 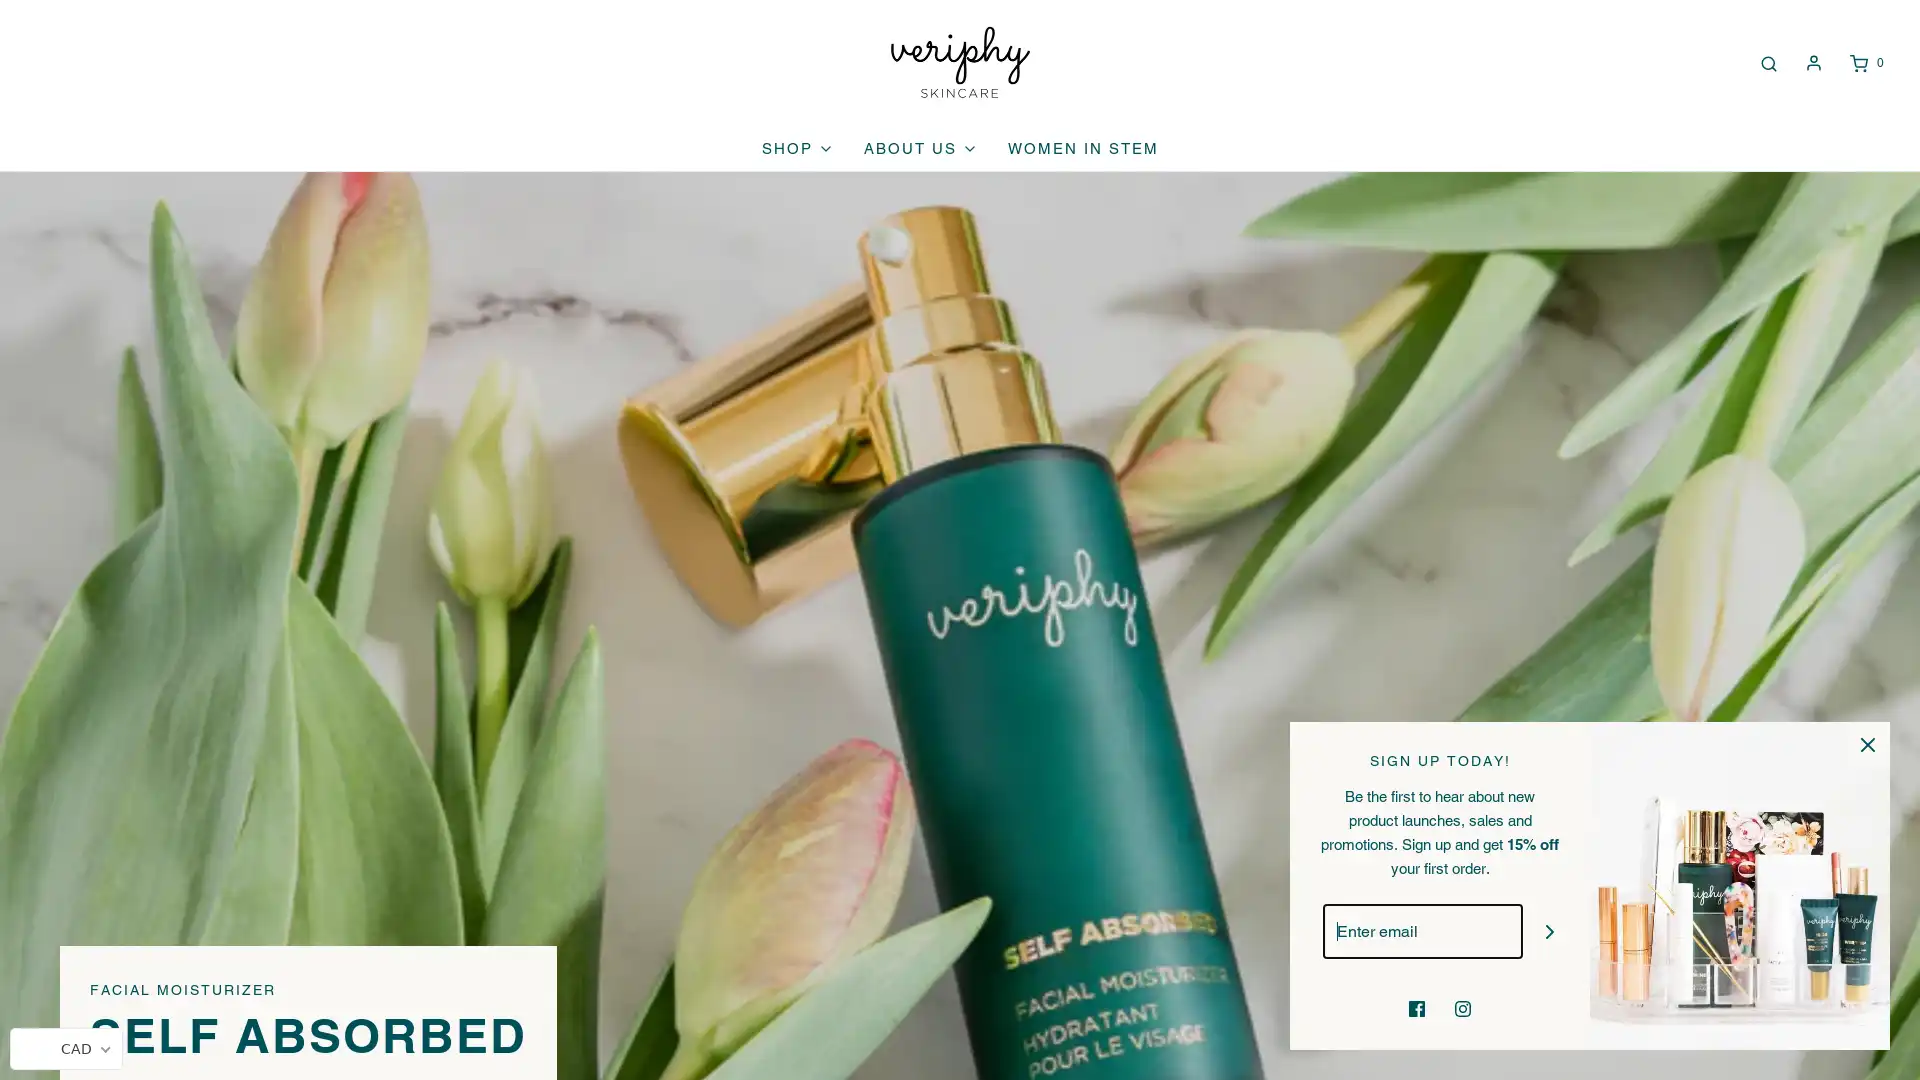 What do you see at coordinates (1767, 61) in the screenshot?
I see `Open search bar` at bounding box center [1767, 61].